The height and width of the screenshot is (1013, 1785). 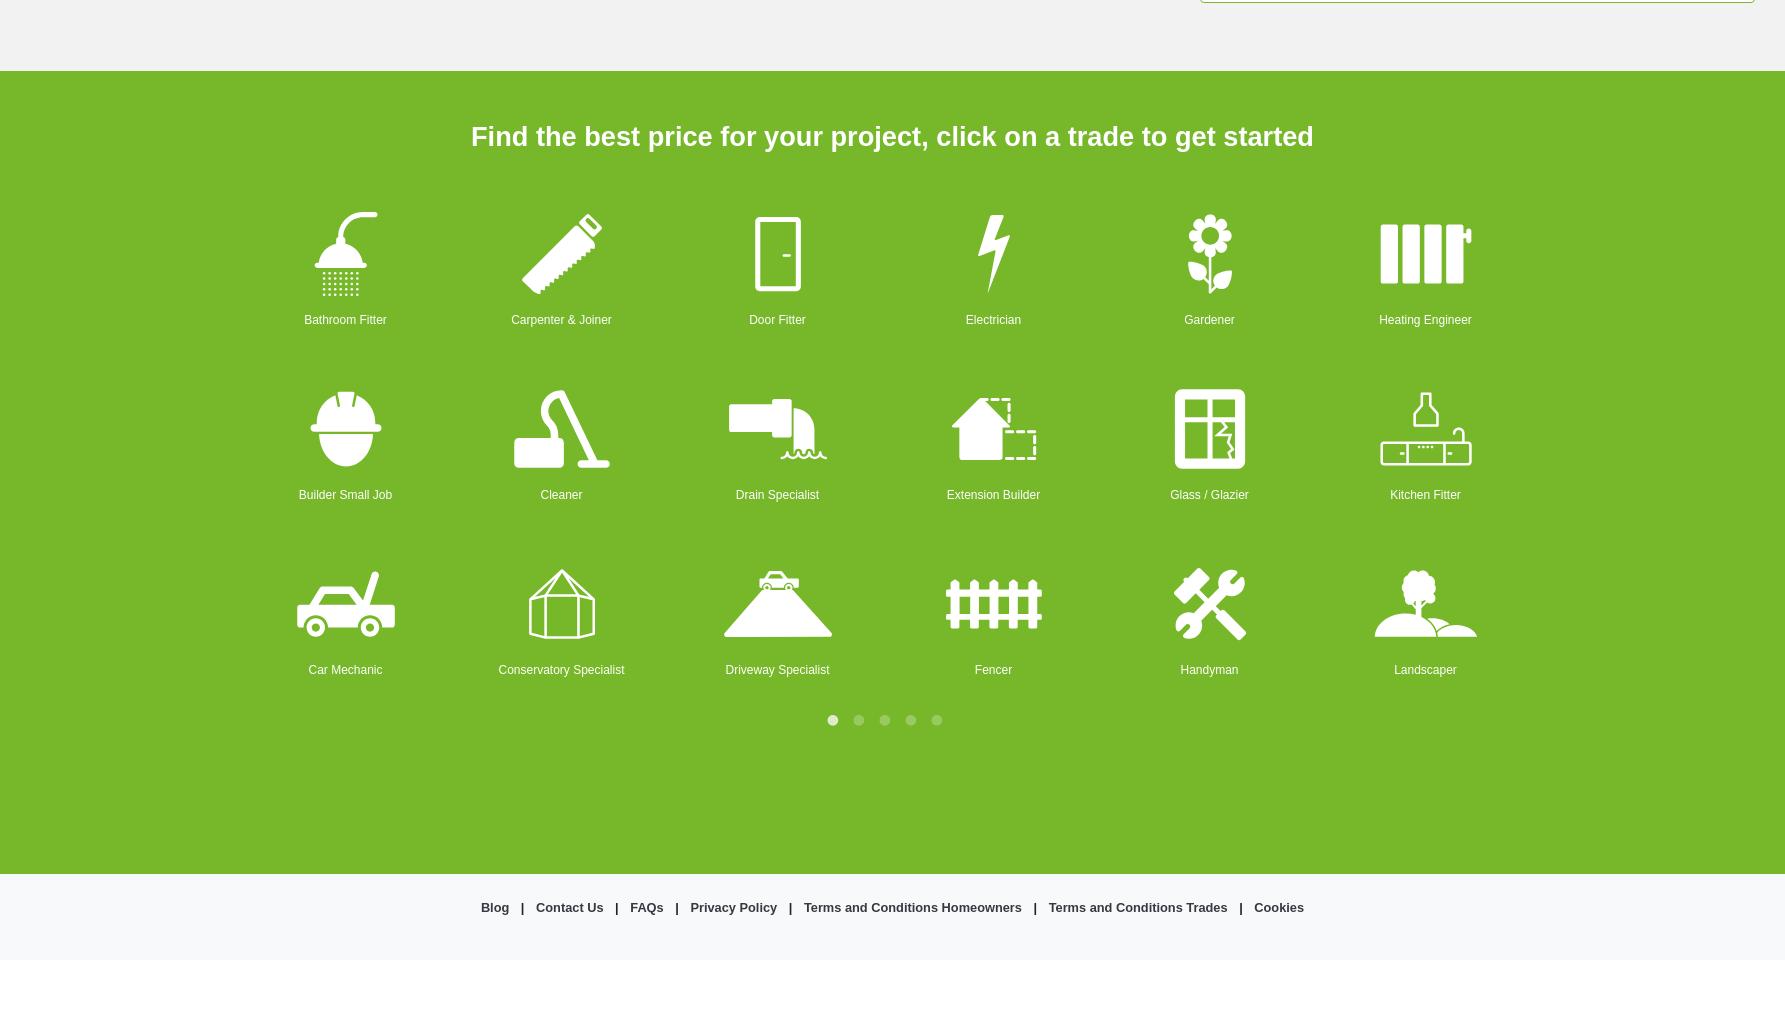 What do you see at coordinates (1640, 318) in the screenshot?
I see `'Locksmith'` at bounding box center [1640, 318].